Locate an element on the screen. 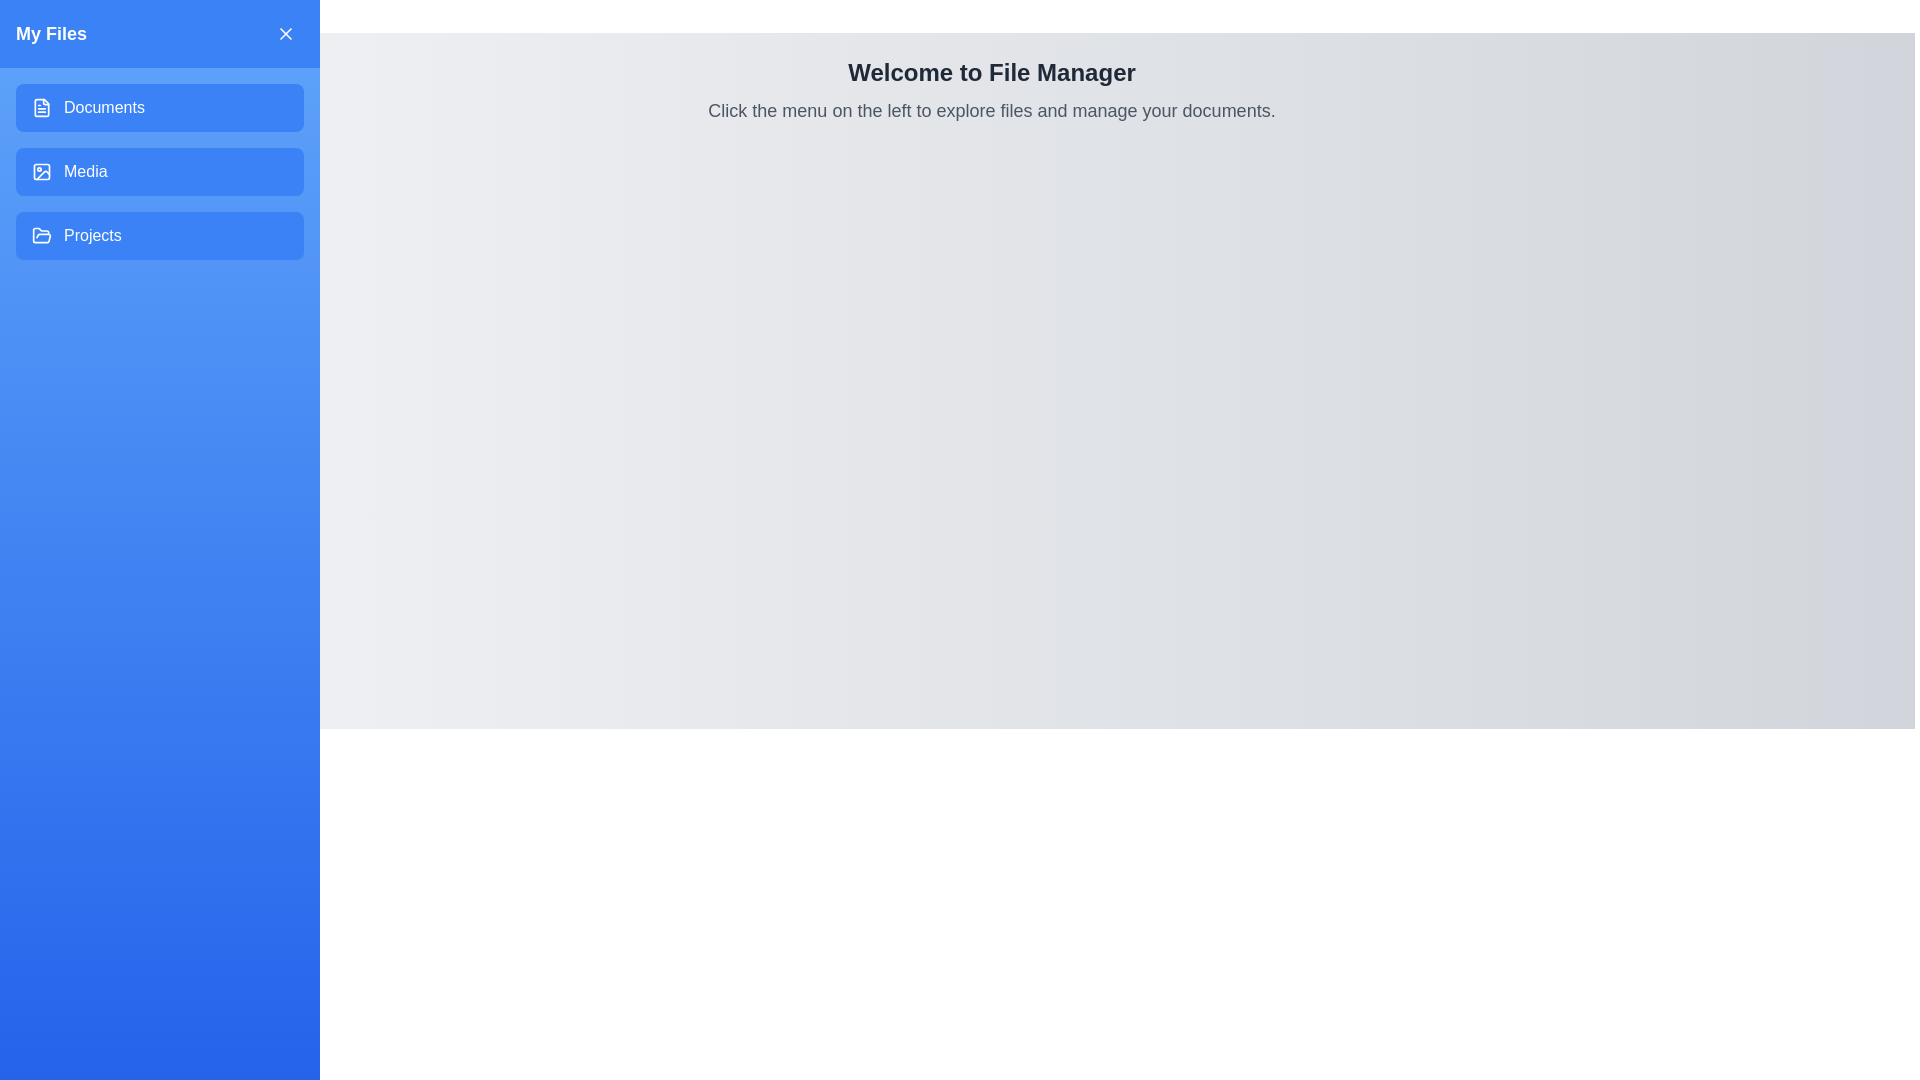  the drawer button labeled 'Projects' to observe visual feedback is located at coordinates (158, 234).